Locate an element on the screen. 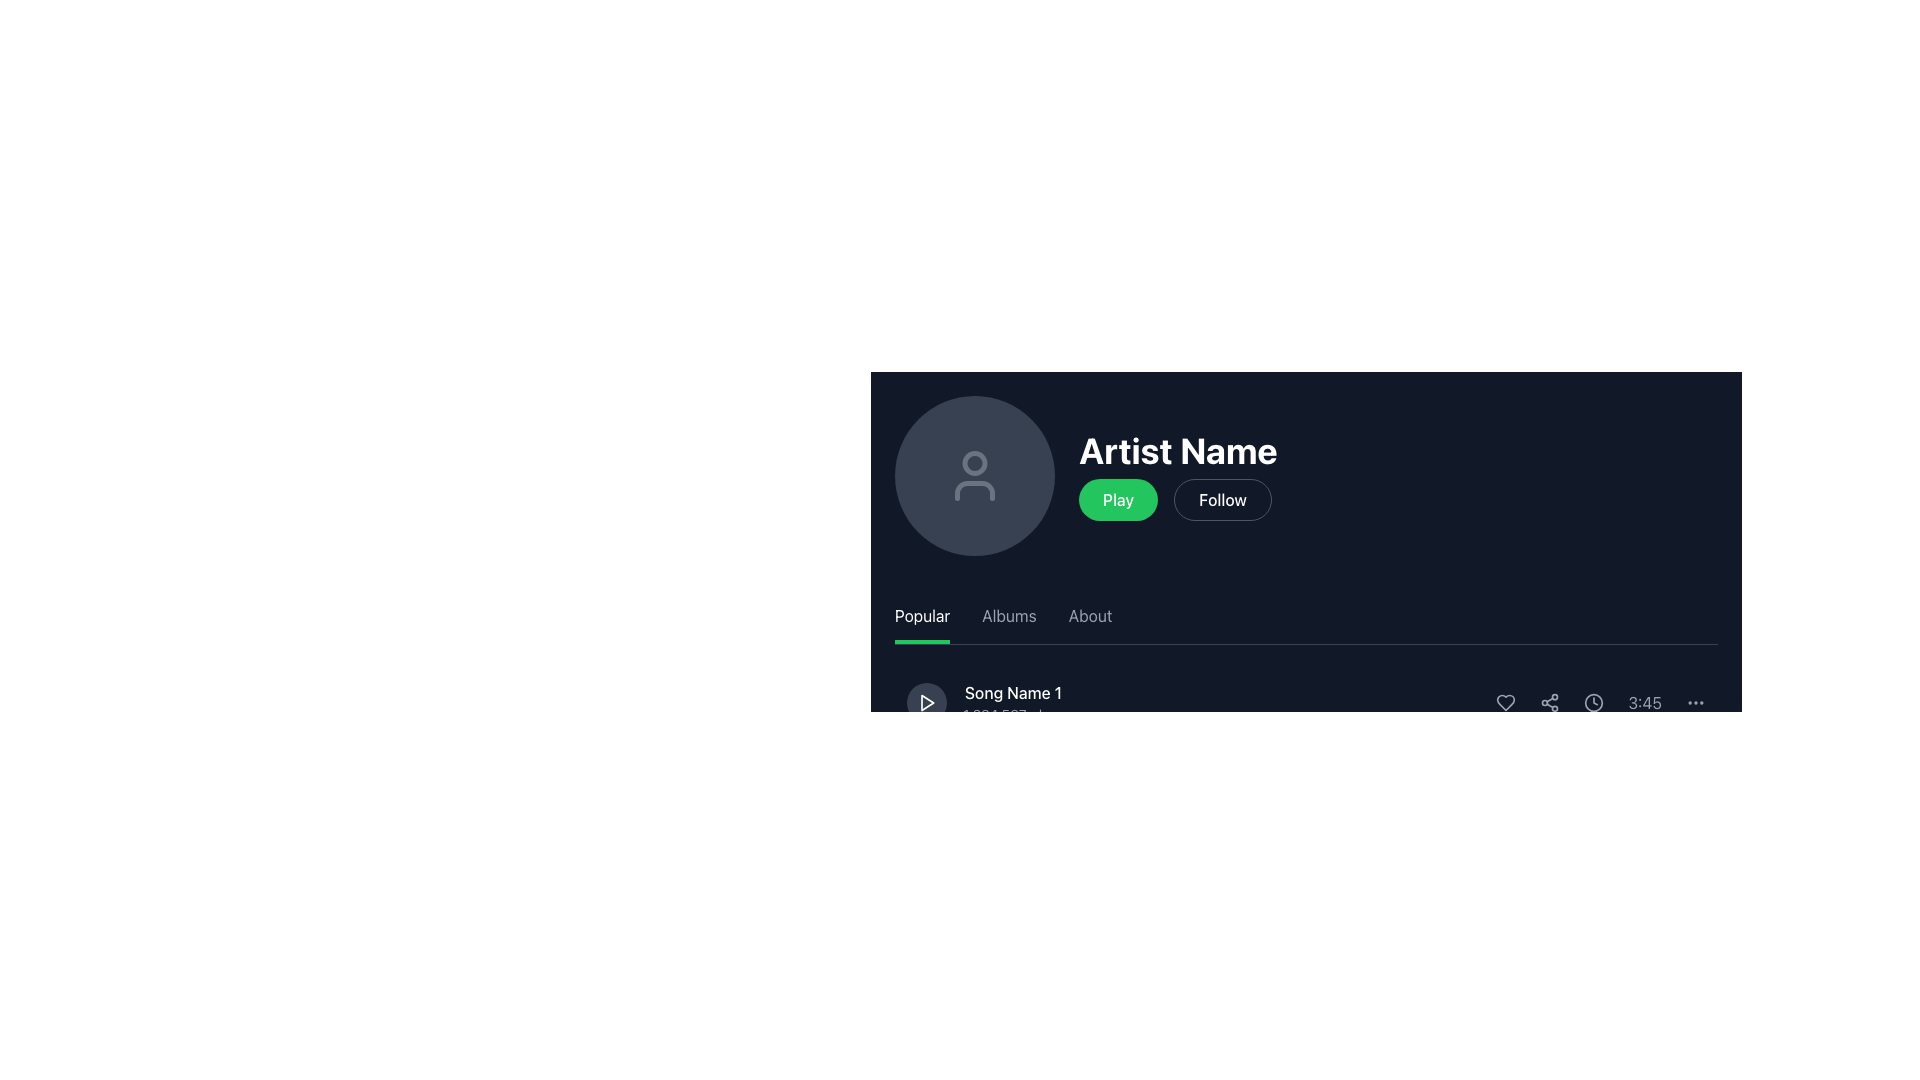 The image size is (1920, 1080). the follow button located to the right of the 'Play' button, which will change its border color to white is located at coordinates (1222, 499).